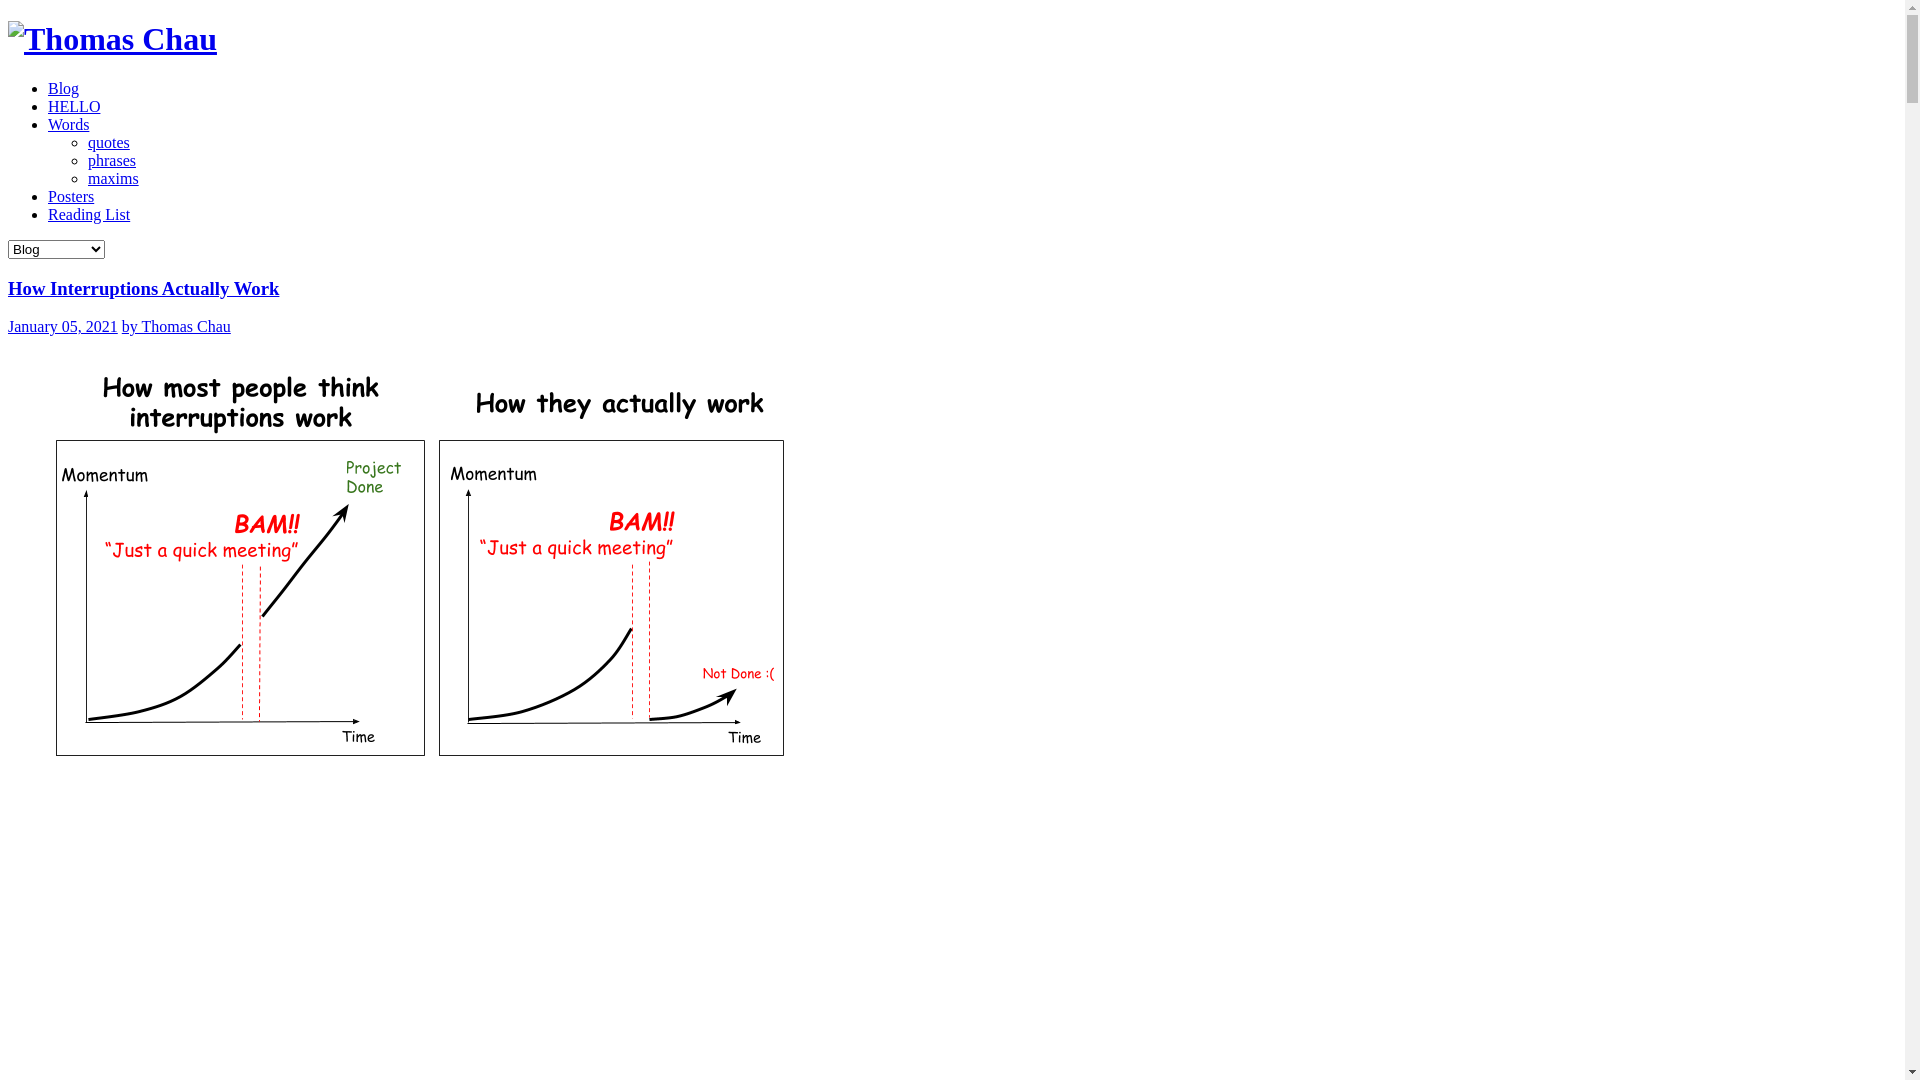 This screenshot has height=1080, width=1920. I want to click on 'Thomas Chau', so click(111, 38).